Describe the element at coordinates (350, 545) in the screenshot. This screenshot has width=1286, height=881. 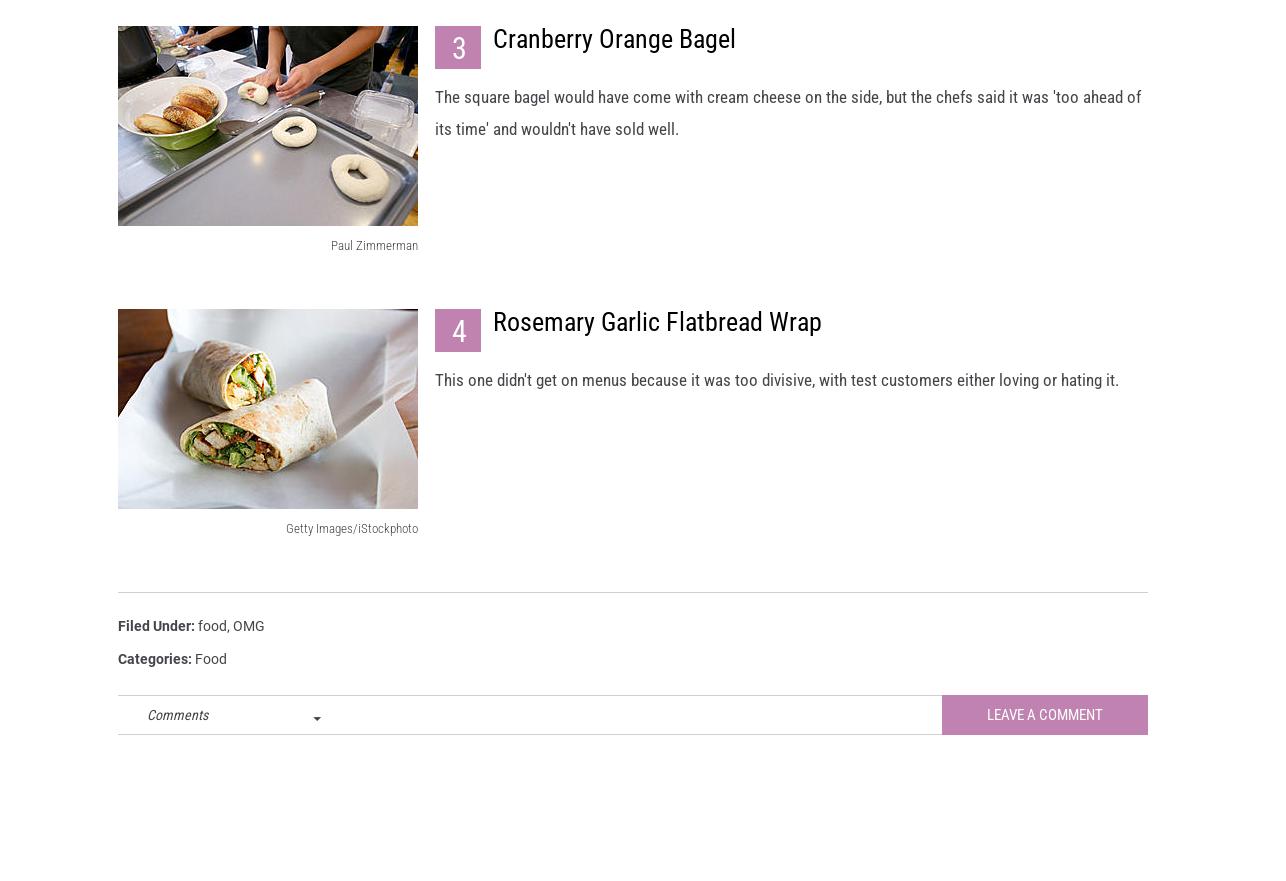
I see `'Getty Images/iStockphoto'` at that location.